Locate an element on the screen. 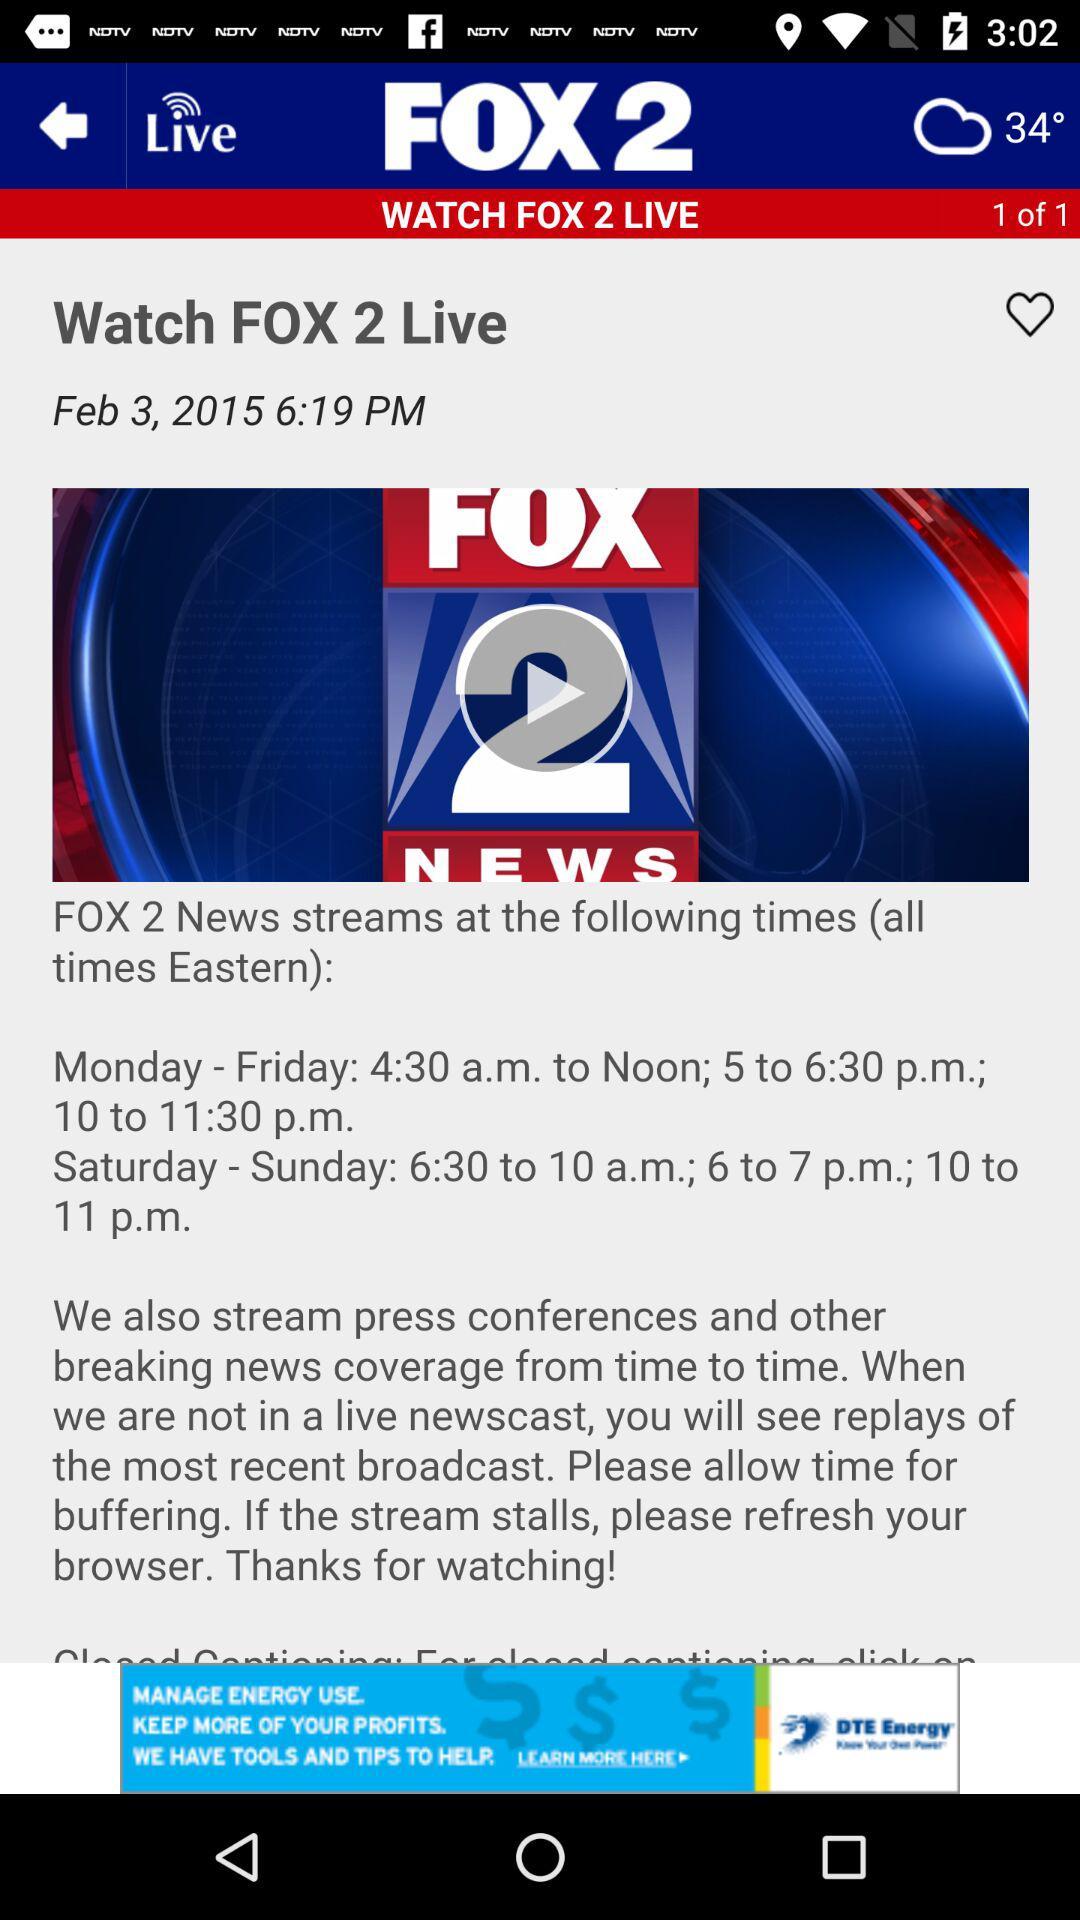  favorite option is located at coordinates (1017, 313).